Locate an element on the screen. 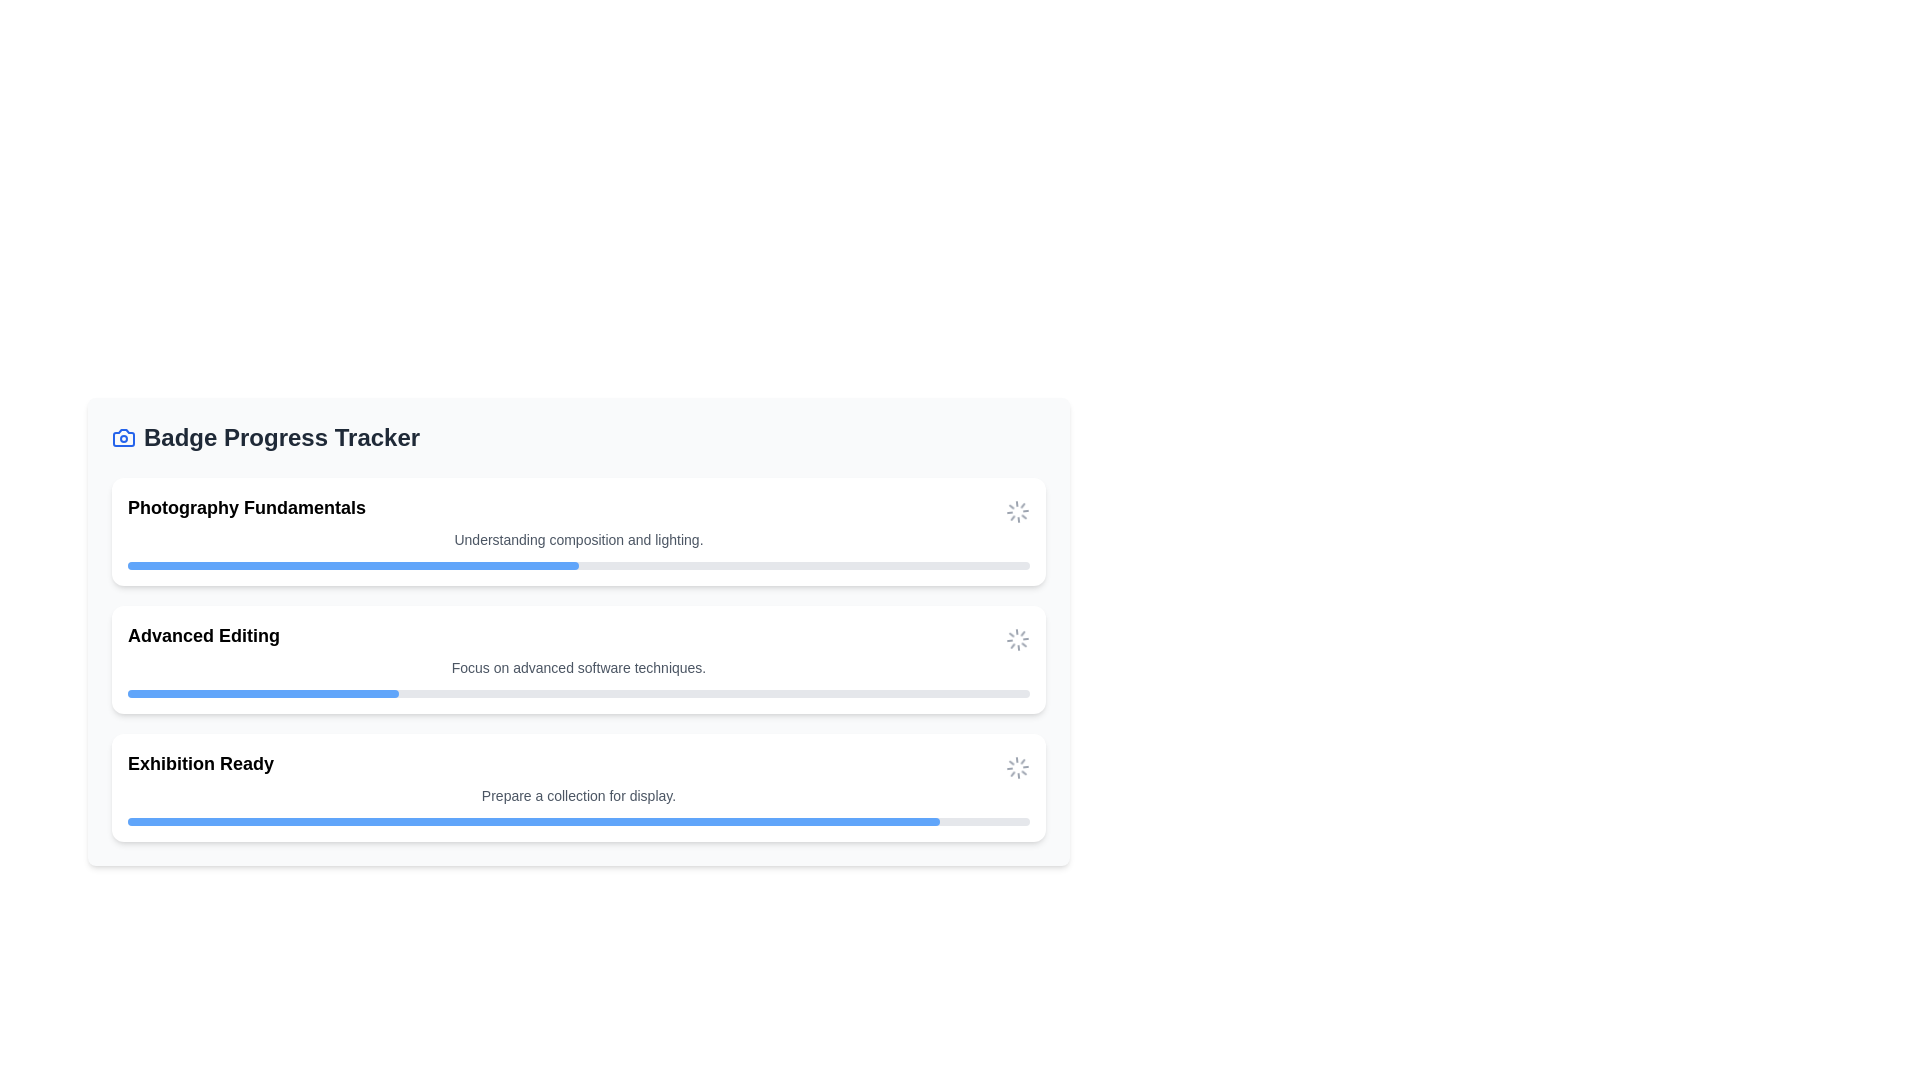  the 'Photography Fundamentals' card element, which is the first card in the vertical stack under 'Badge Progress Tracker' is located at coordinates (578, 531).